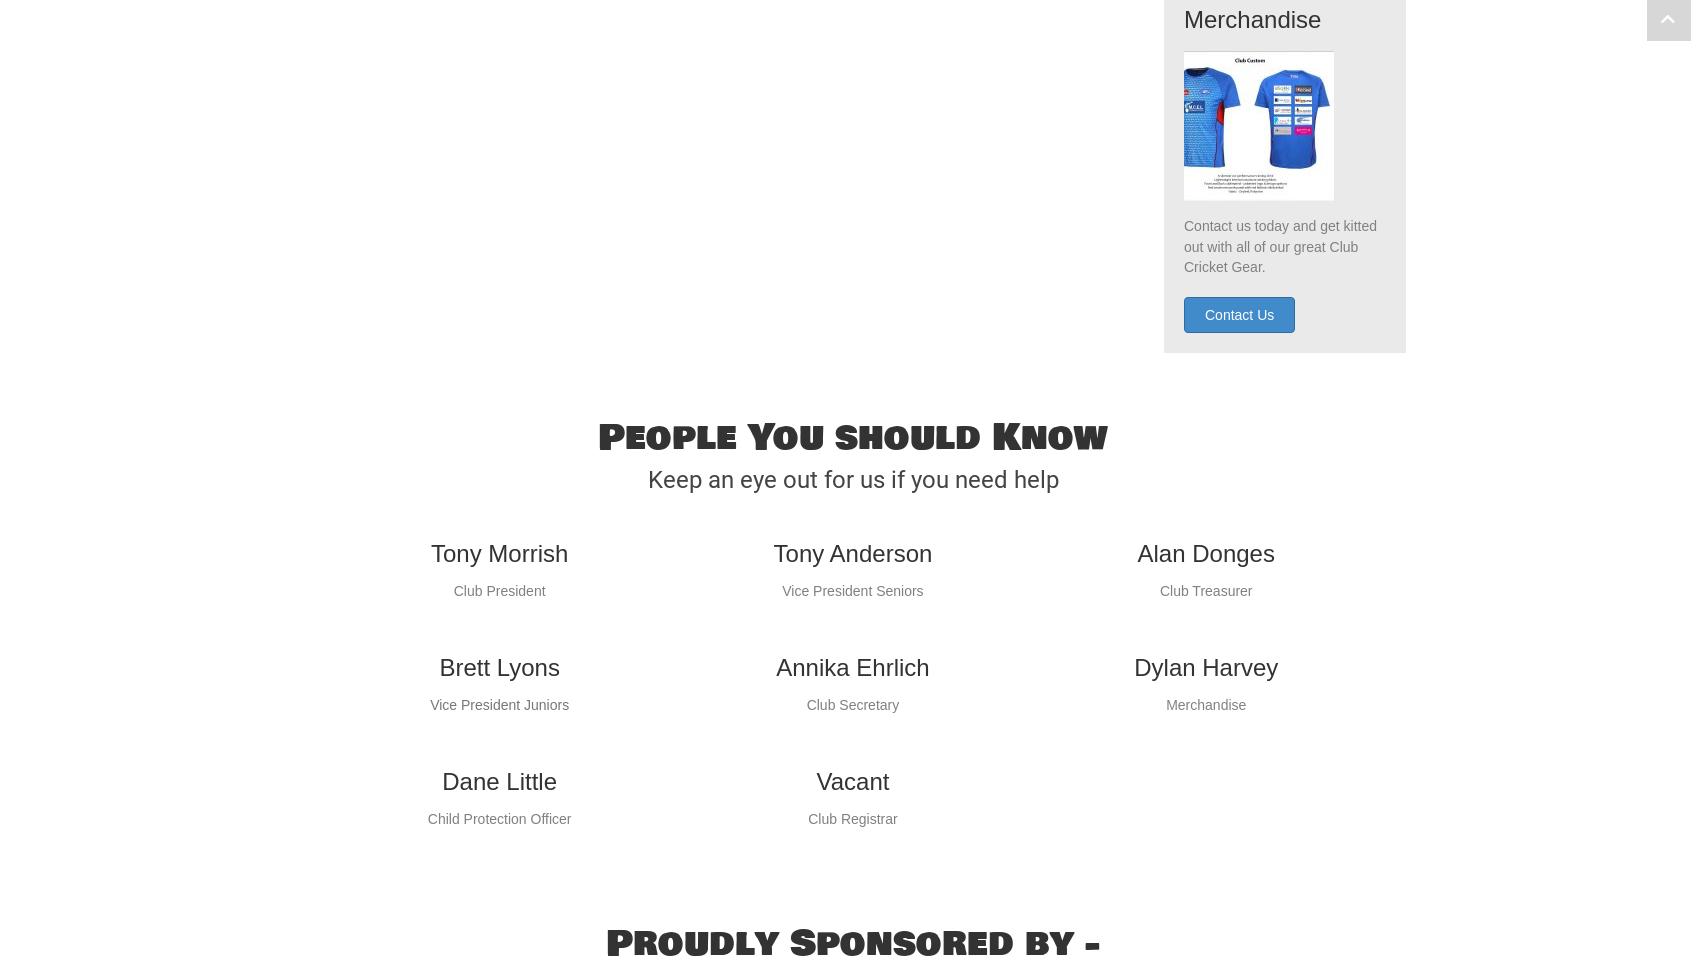 The height and width of the screenshot is (972, 1706). I want to click on 'Dylan Harvey', so click(1205, 707).